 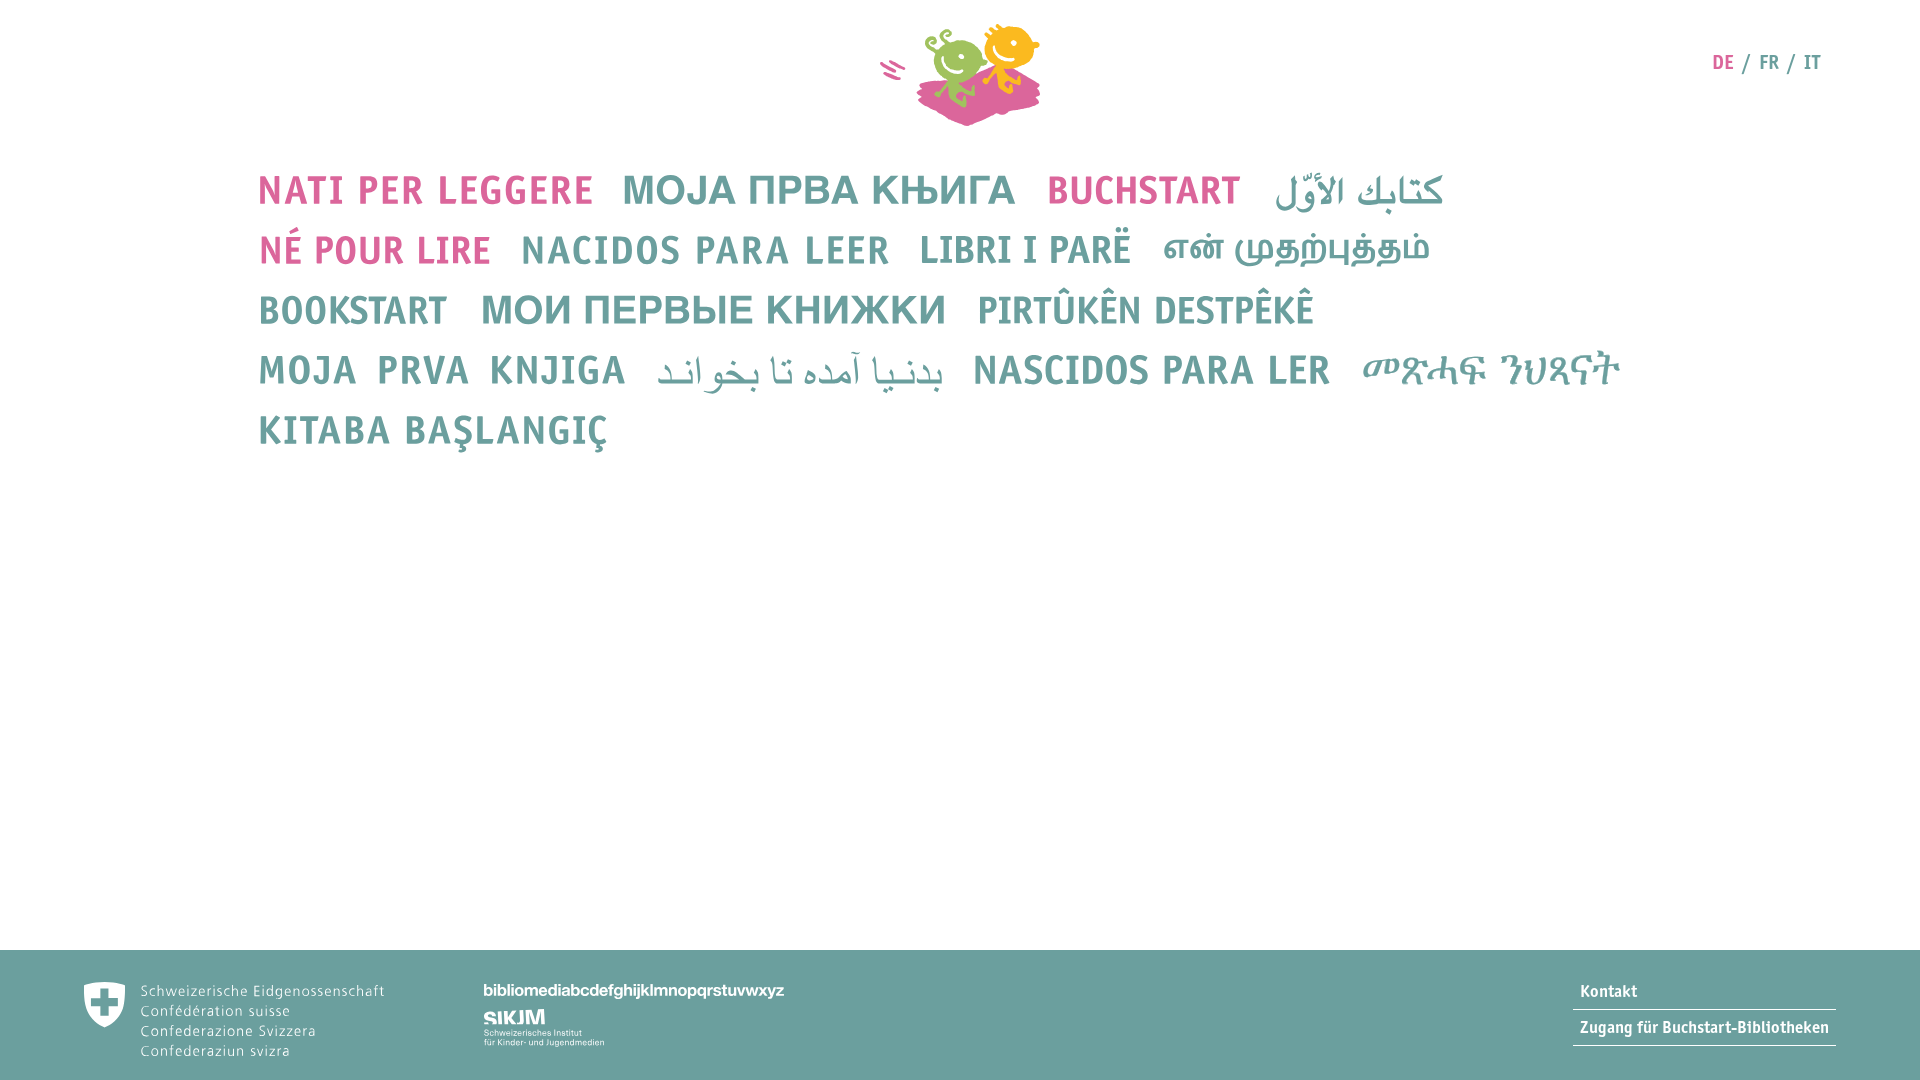 What do you see at coordinates (1769, 60) in the screenshot?
I see `'FR'` at bounding box center [1769, 60].